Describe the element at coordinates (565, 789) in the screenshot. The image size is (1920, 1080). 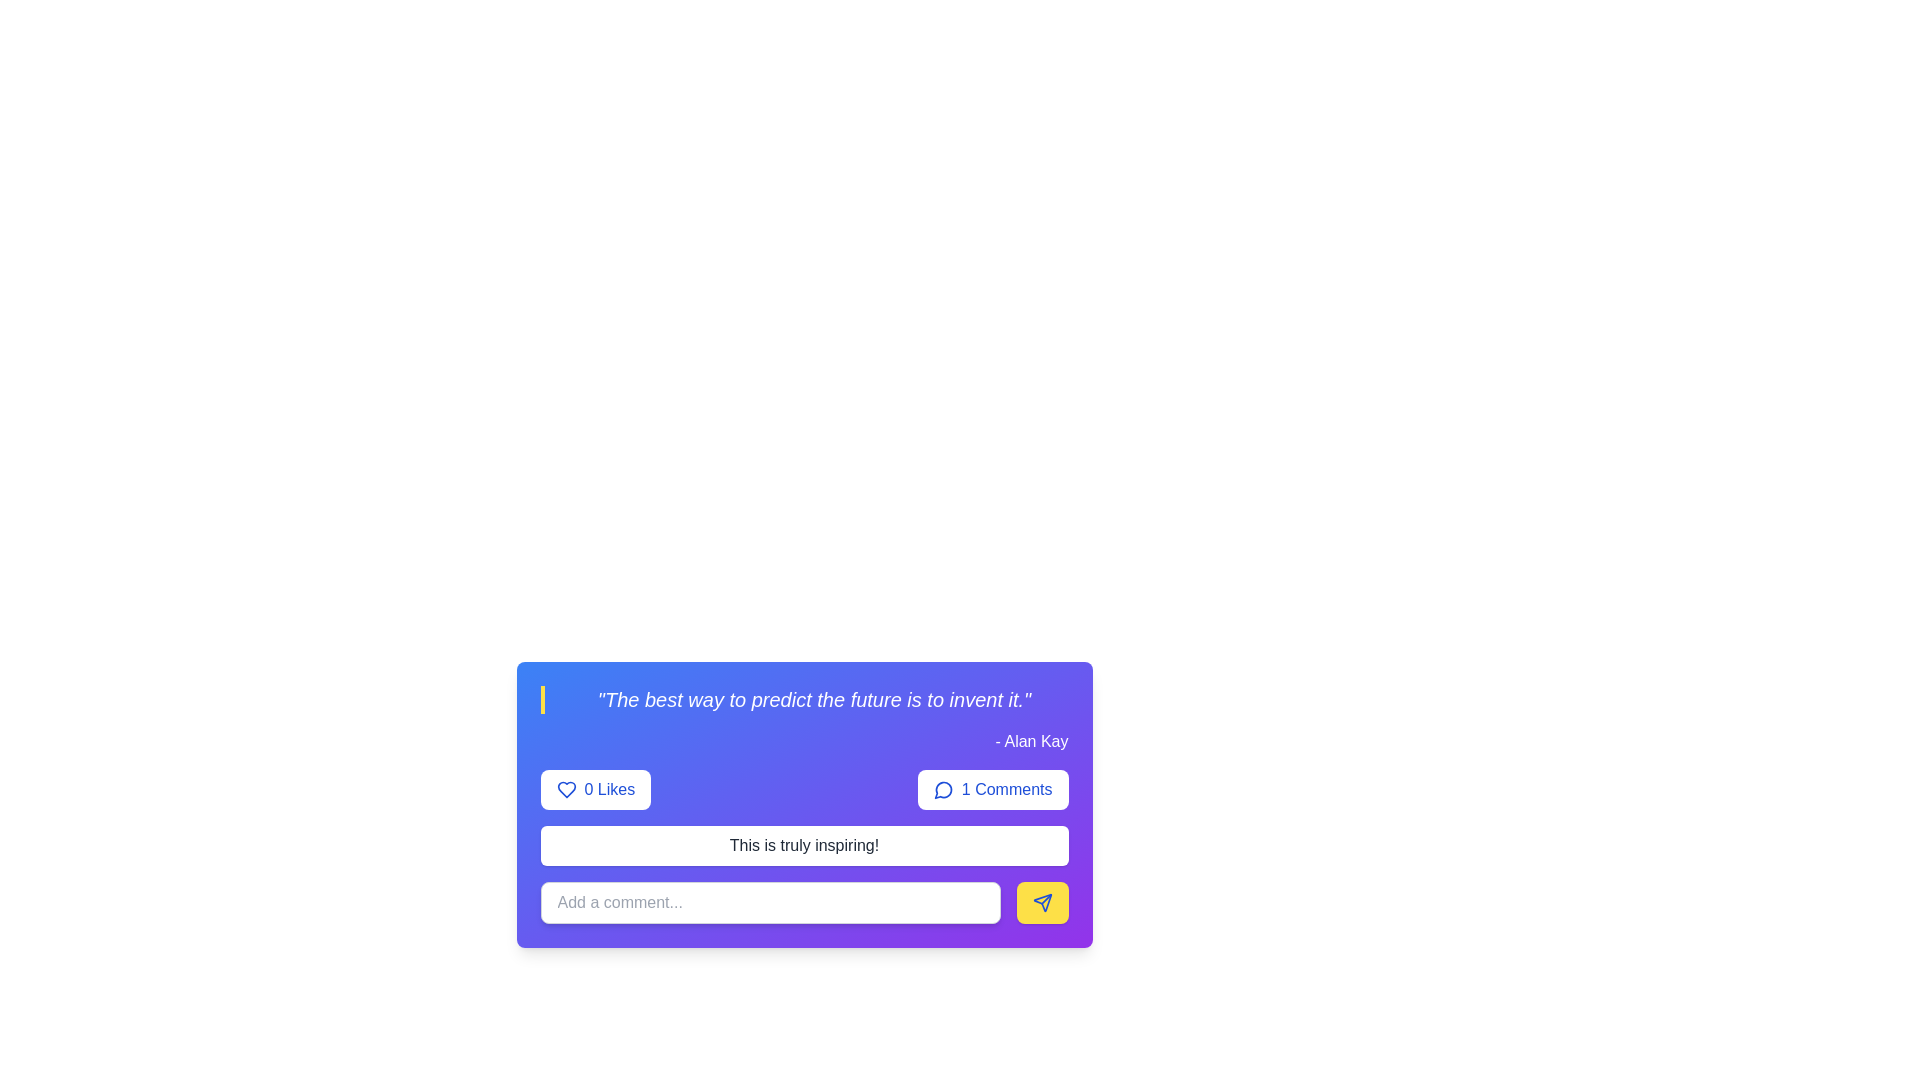
I see `the heart-shaped icon within the 'Likes' button` at that location.